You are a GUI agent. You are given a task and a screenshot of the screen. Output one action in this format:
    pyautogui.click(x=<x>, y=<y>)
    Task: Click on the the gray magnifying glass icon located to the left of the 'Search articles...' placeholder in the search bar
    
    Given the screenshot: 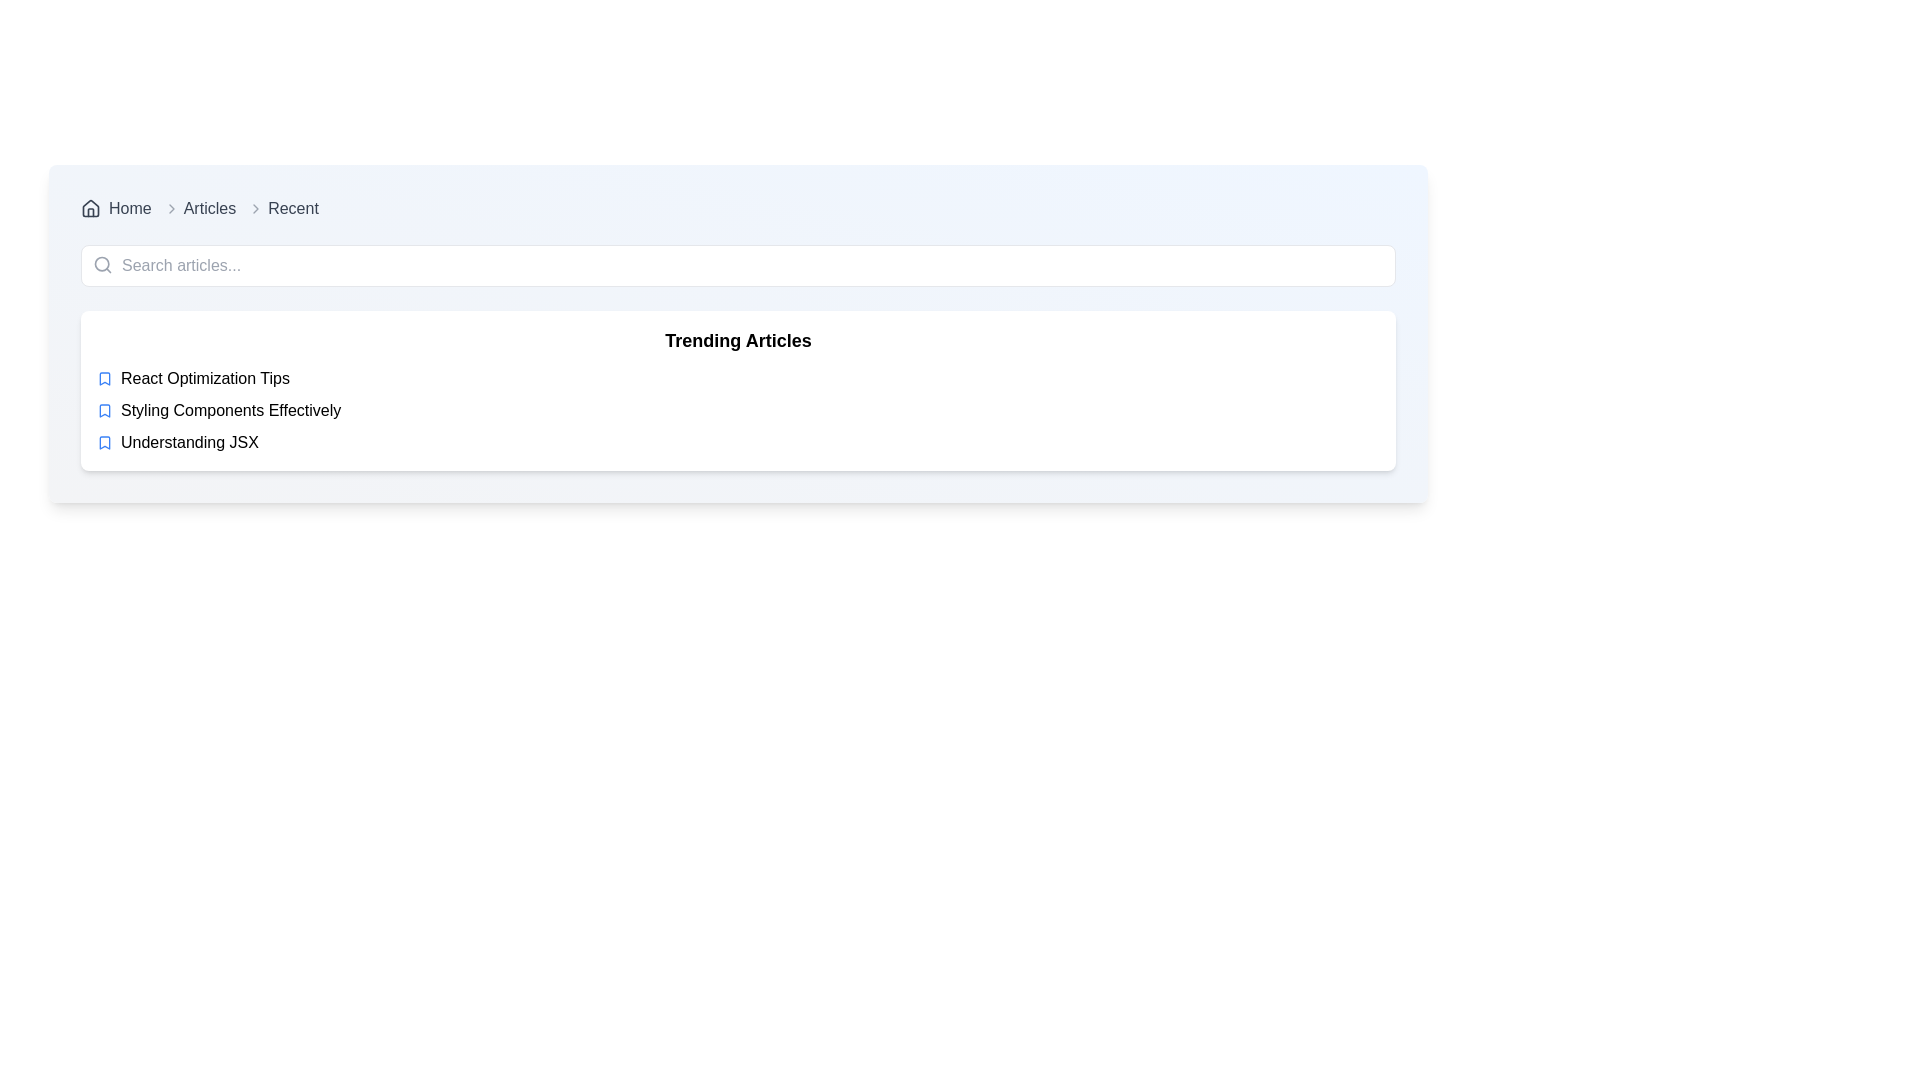 What is the action you would take?
    pyautogui.click(x=101, y=264)
    